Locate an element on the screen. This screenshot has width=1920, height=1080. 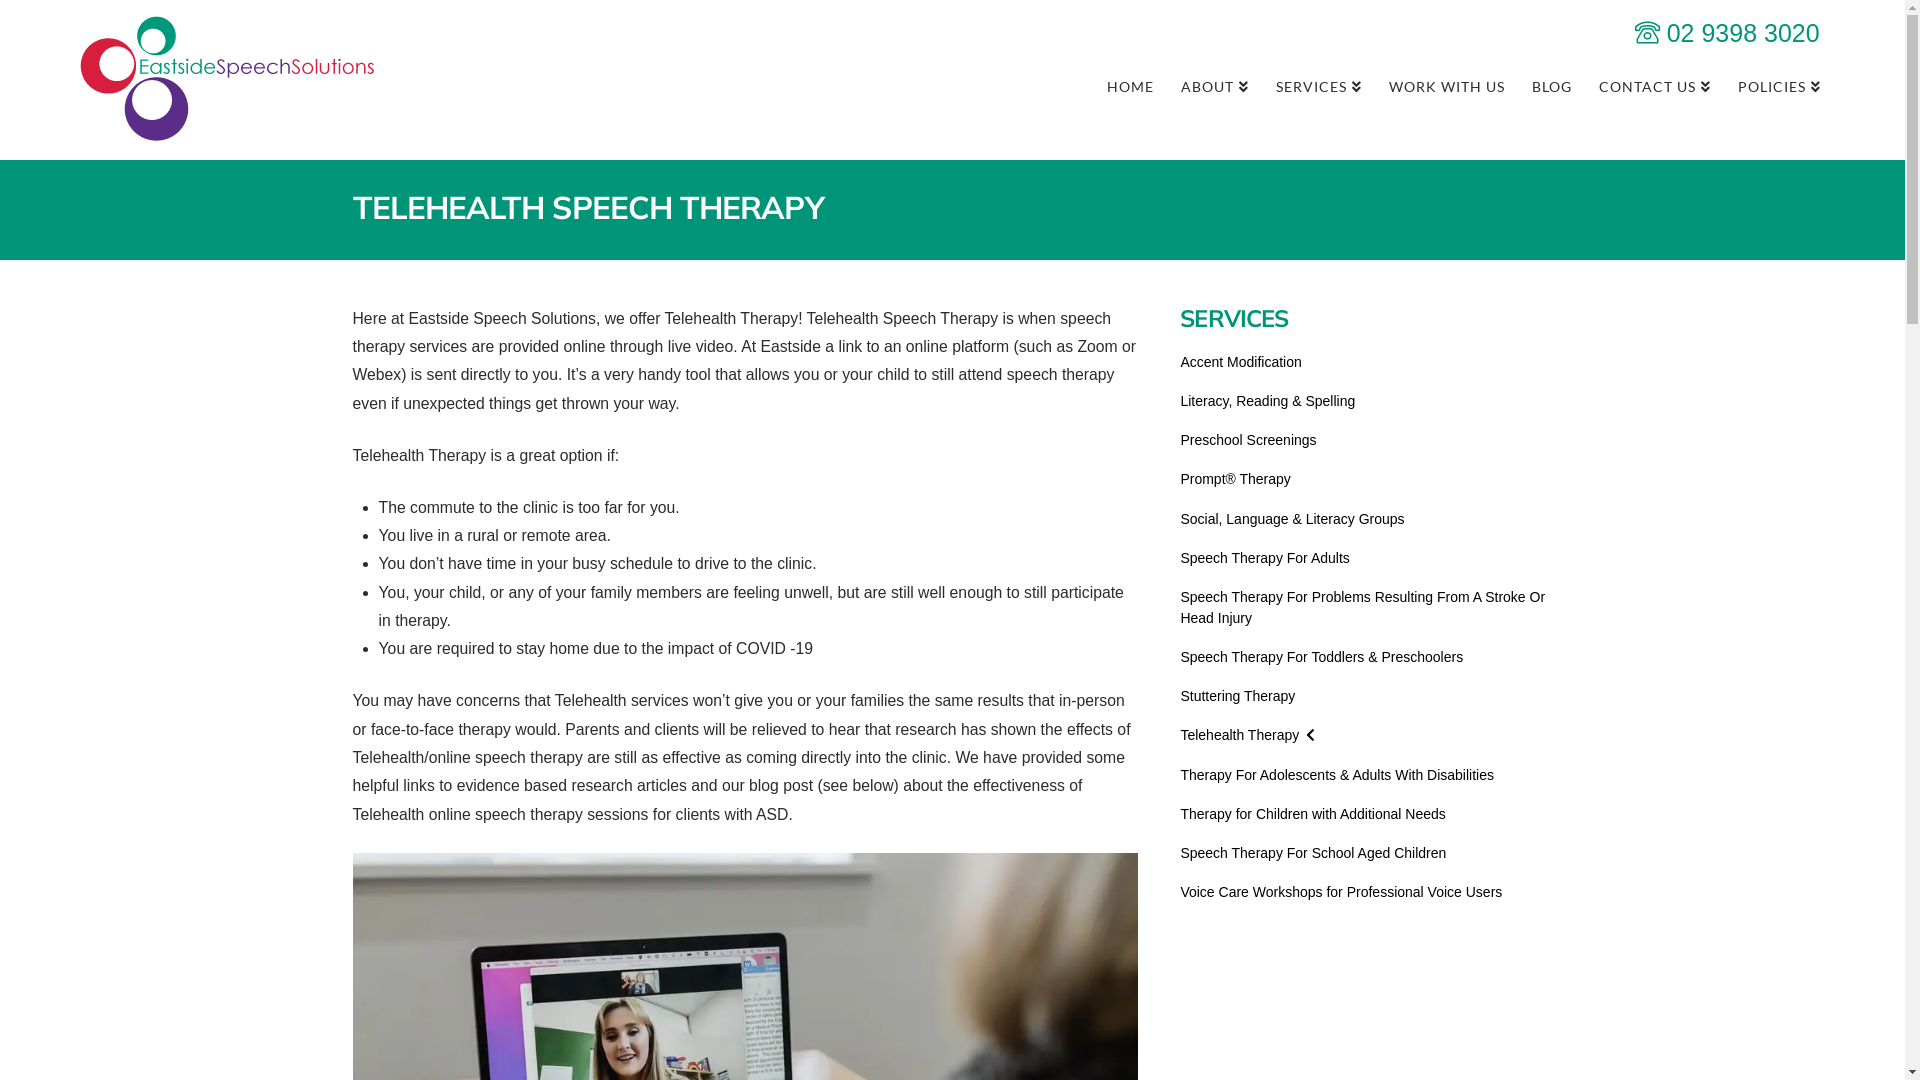
'Accent Modification' is located at coordinates (1239, 362).